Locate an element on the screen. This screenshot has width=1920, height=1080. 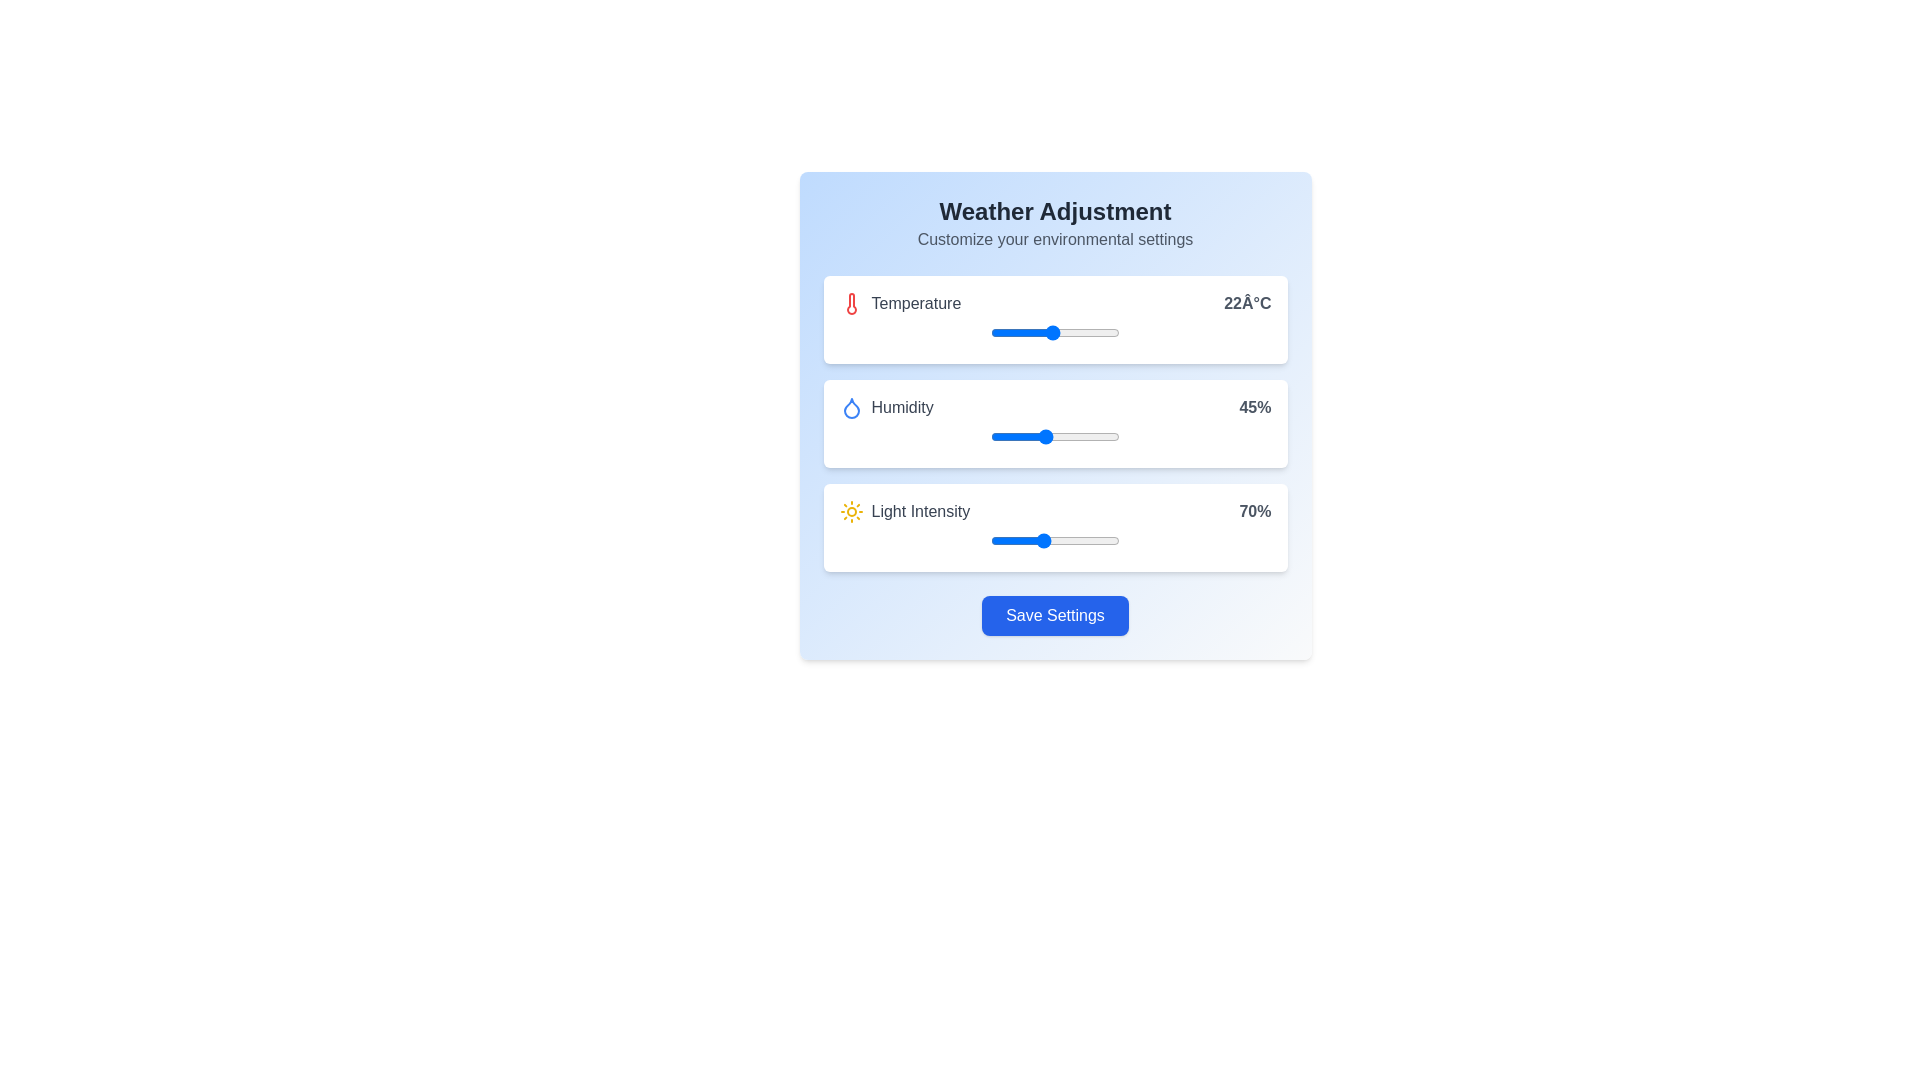
the light intensity is located at coordinates (1011, 540).